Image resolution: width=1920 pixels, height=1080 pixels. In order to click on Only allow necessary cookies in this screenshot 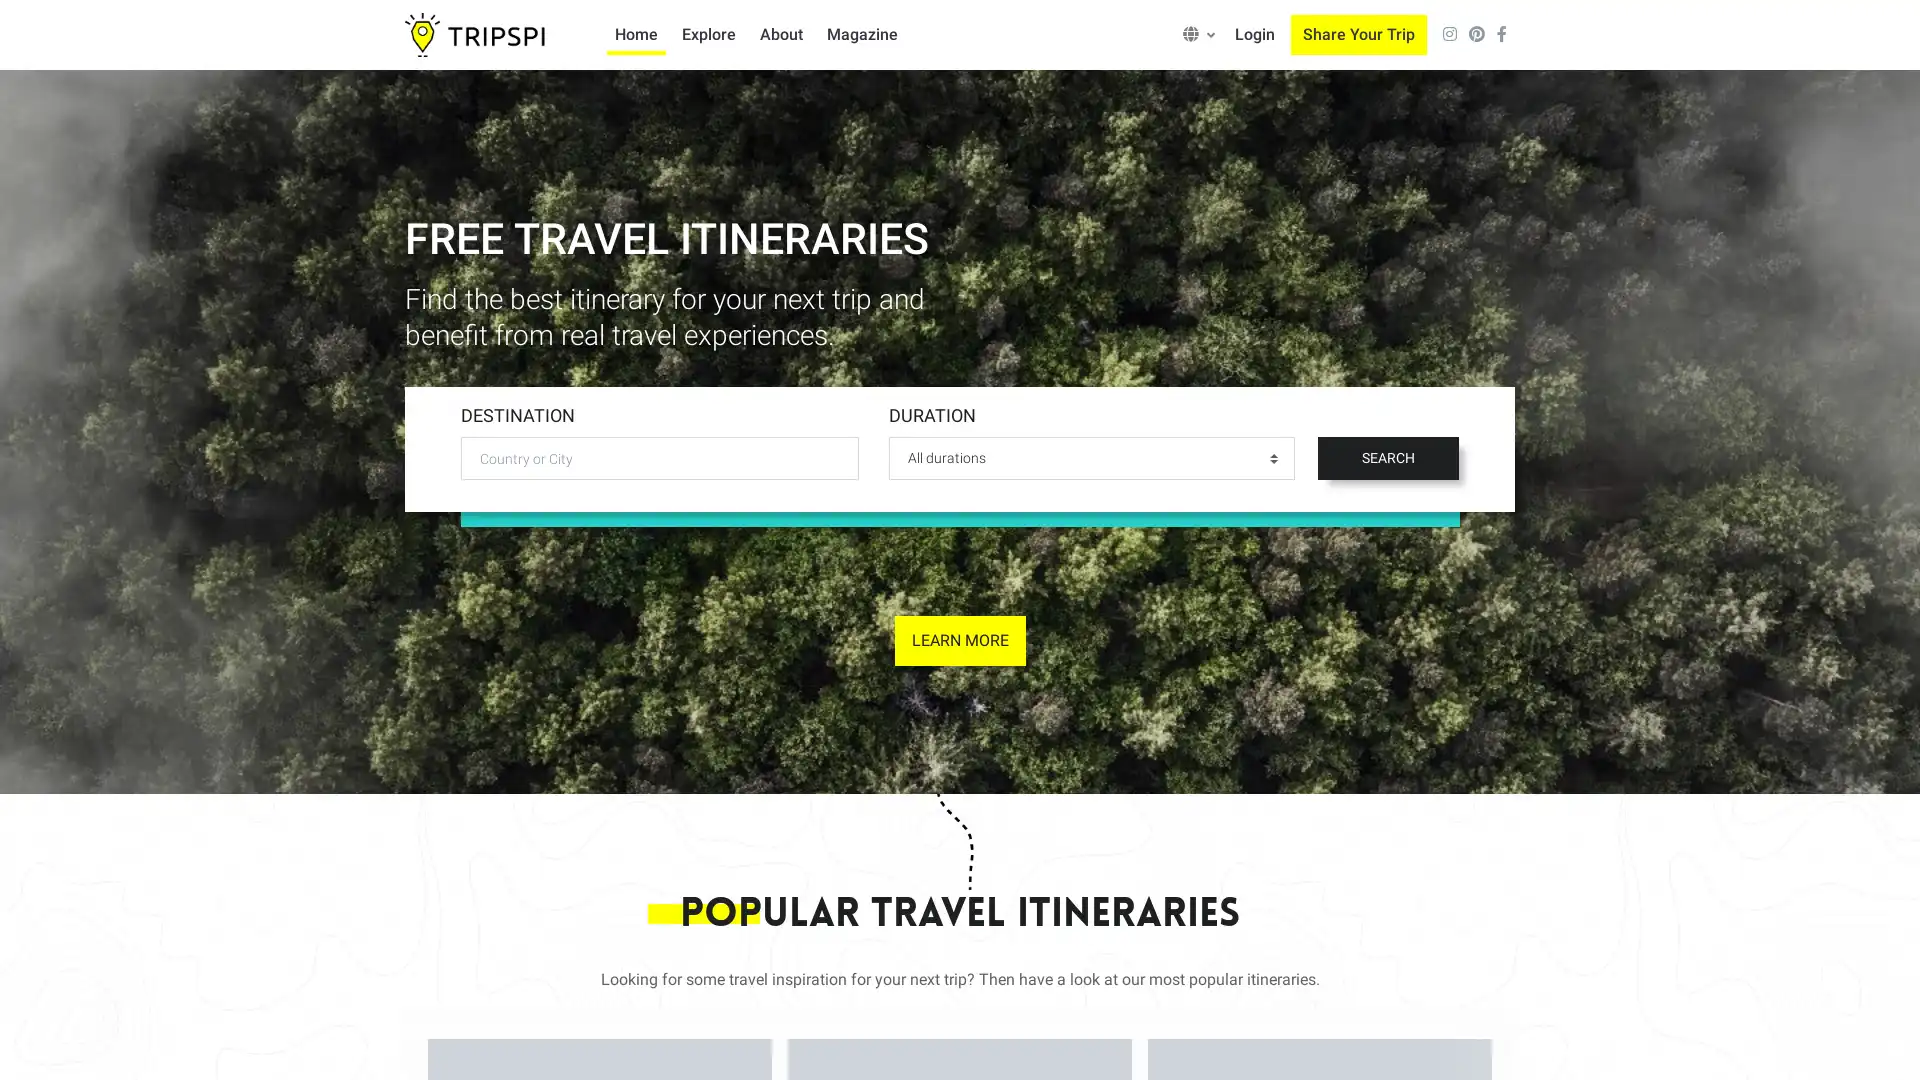, I will do `click(673, 986)`.